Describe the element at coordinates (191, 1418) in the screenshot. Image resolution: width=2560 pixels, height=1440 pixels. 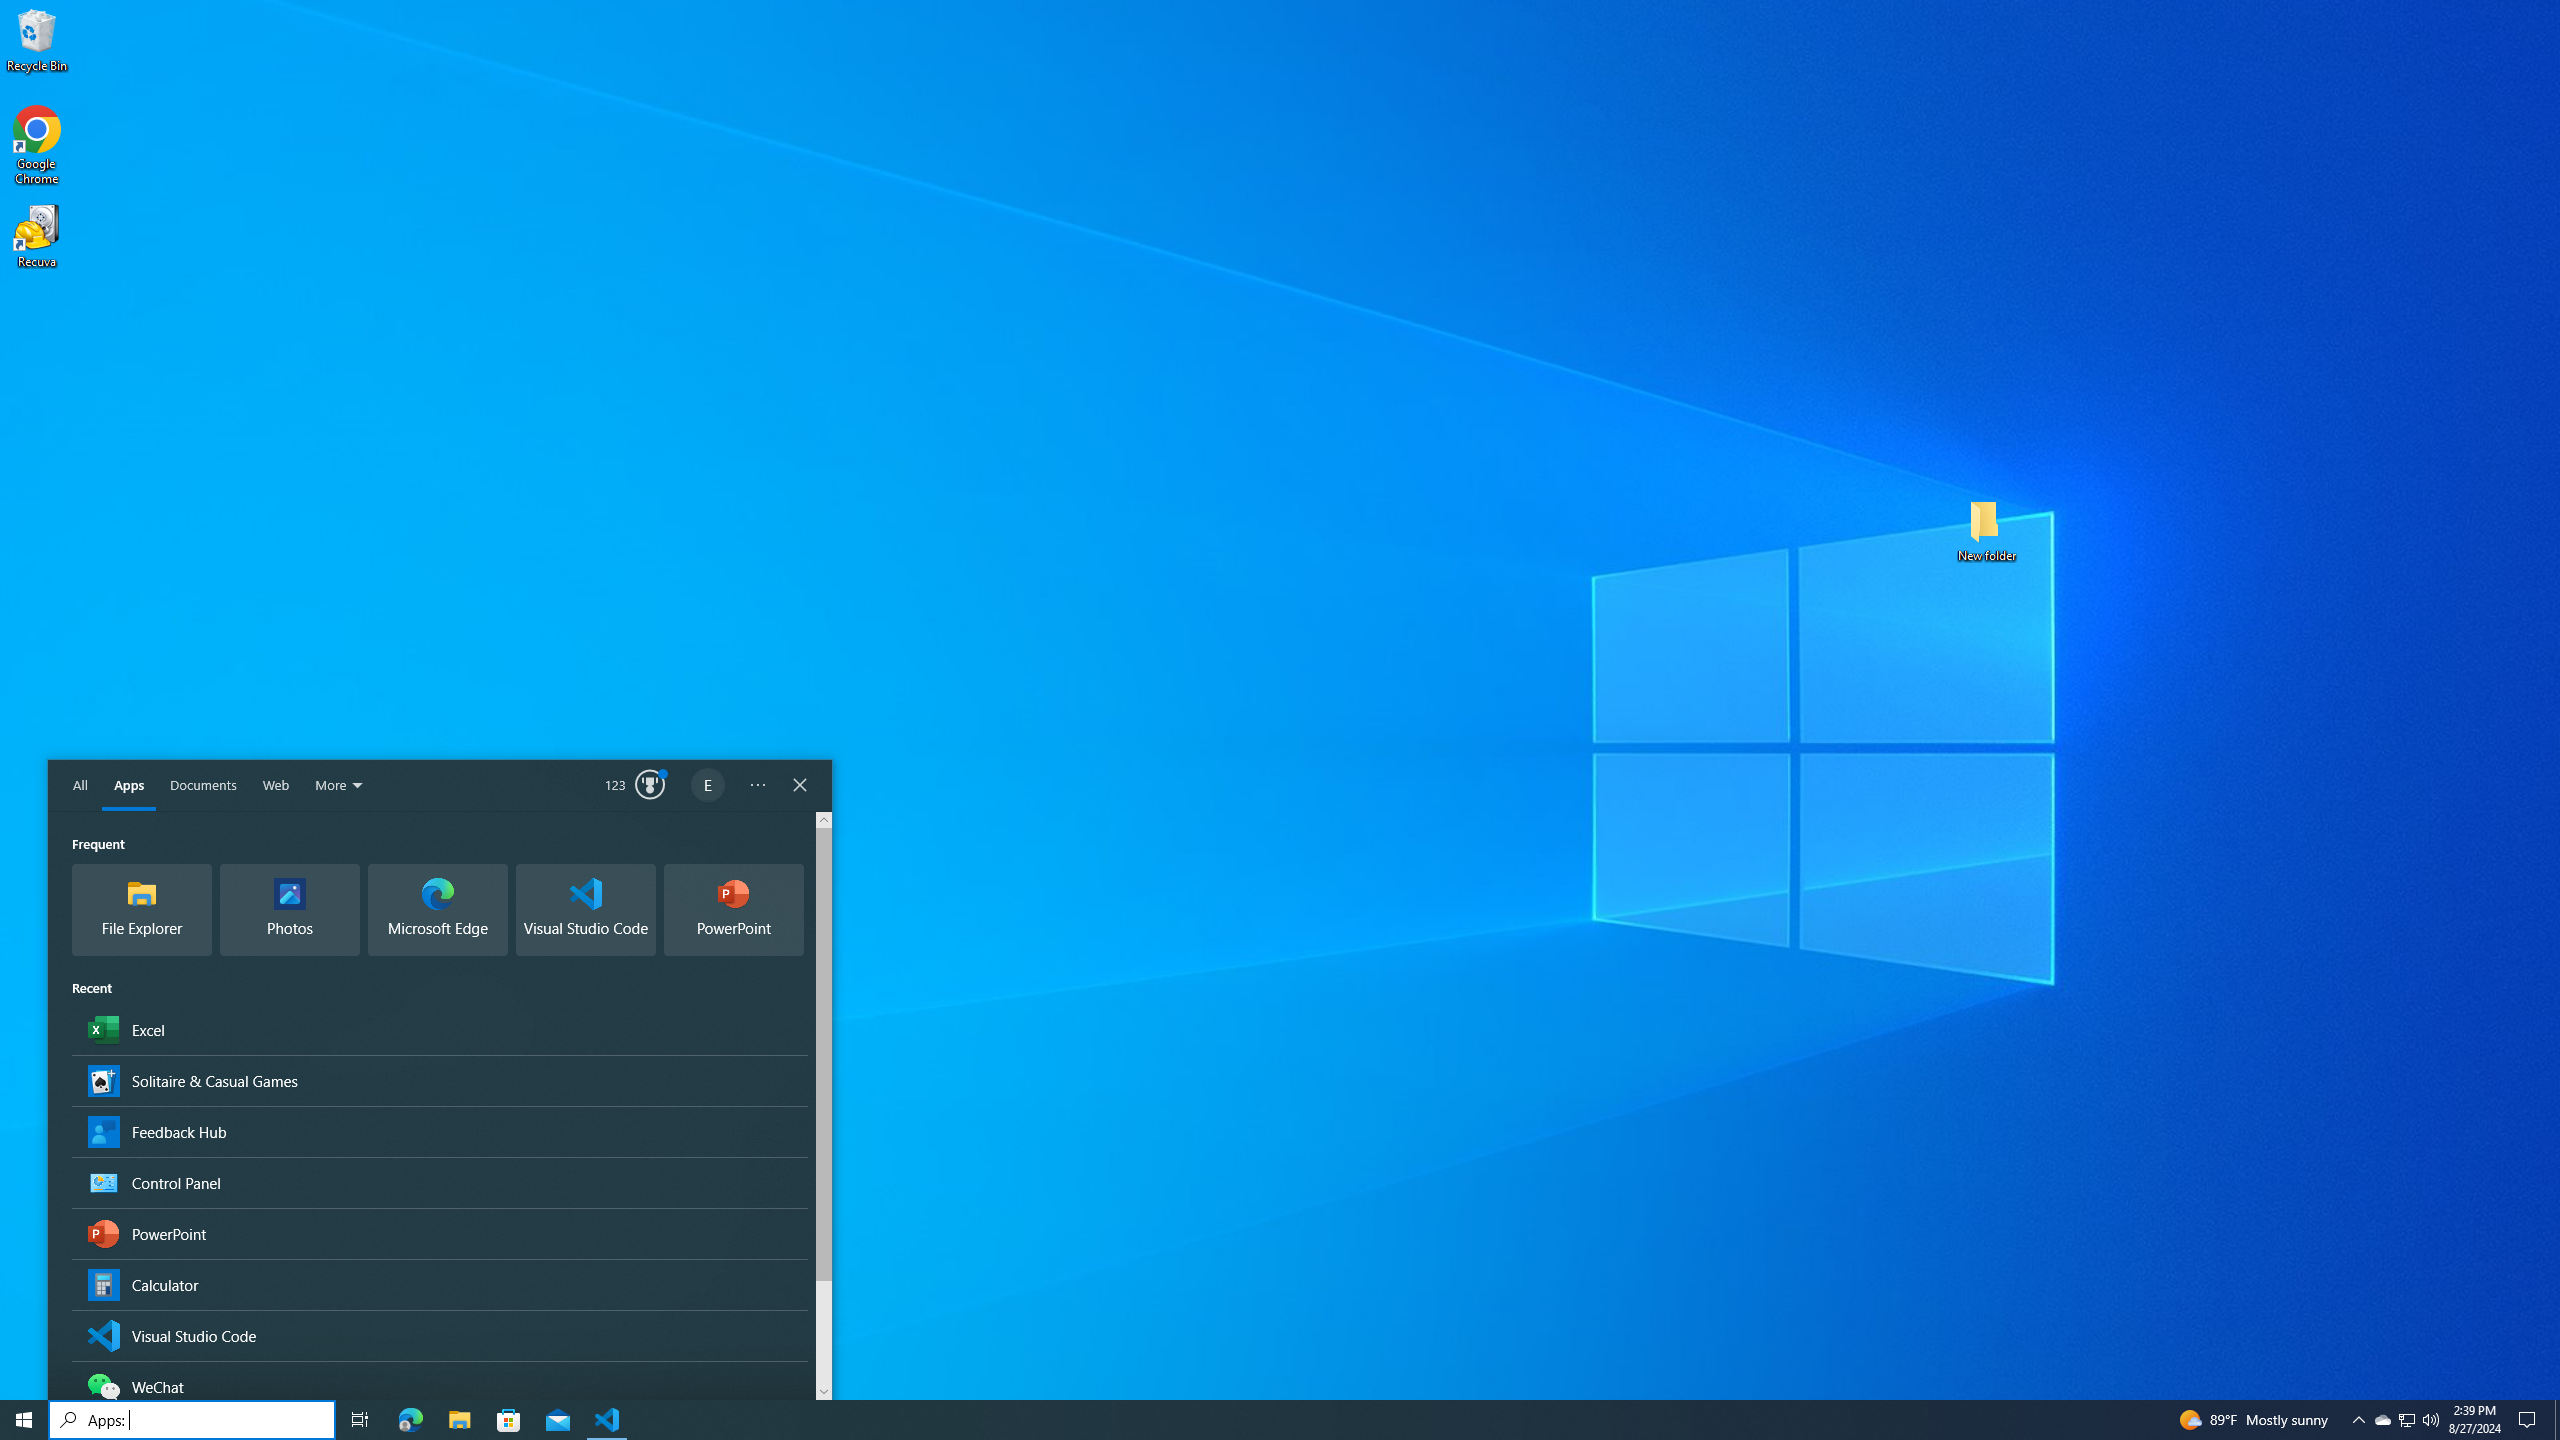
I see `'Search box'` at that location.